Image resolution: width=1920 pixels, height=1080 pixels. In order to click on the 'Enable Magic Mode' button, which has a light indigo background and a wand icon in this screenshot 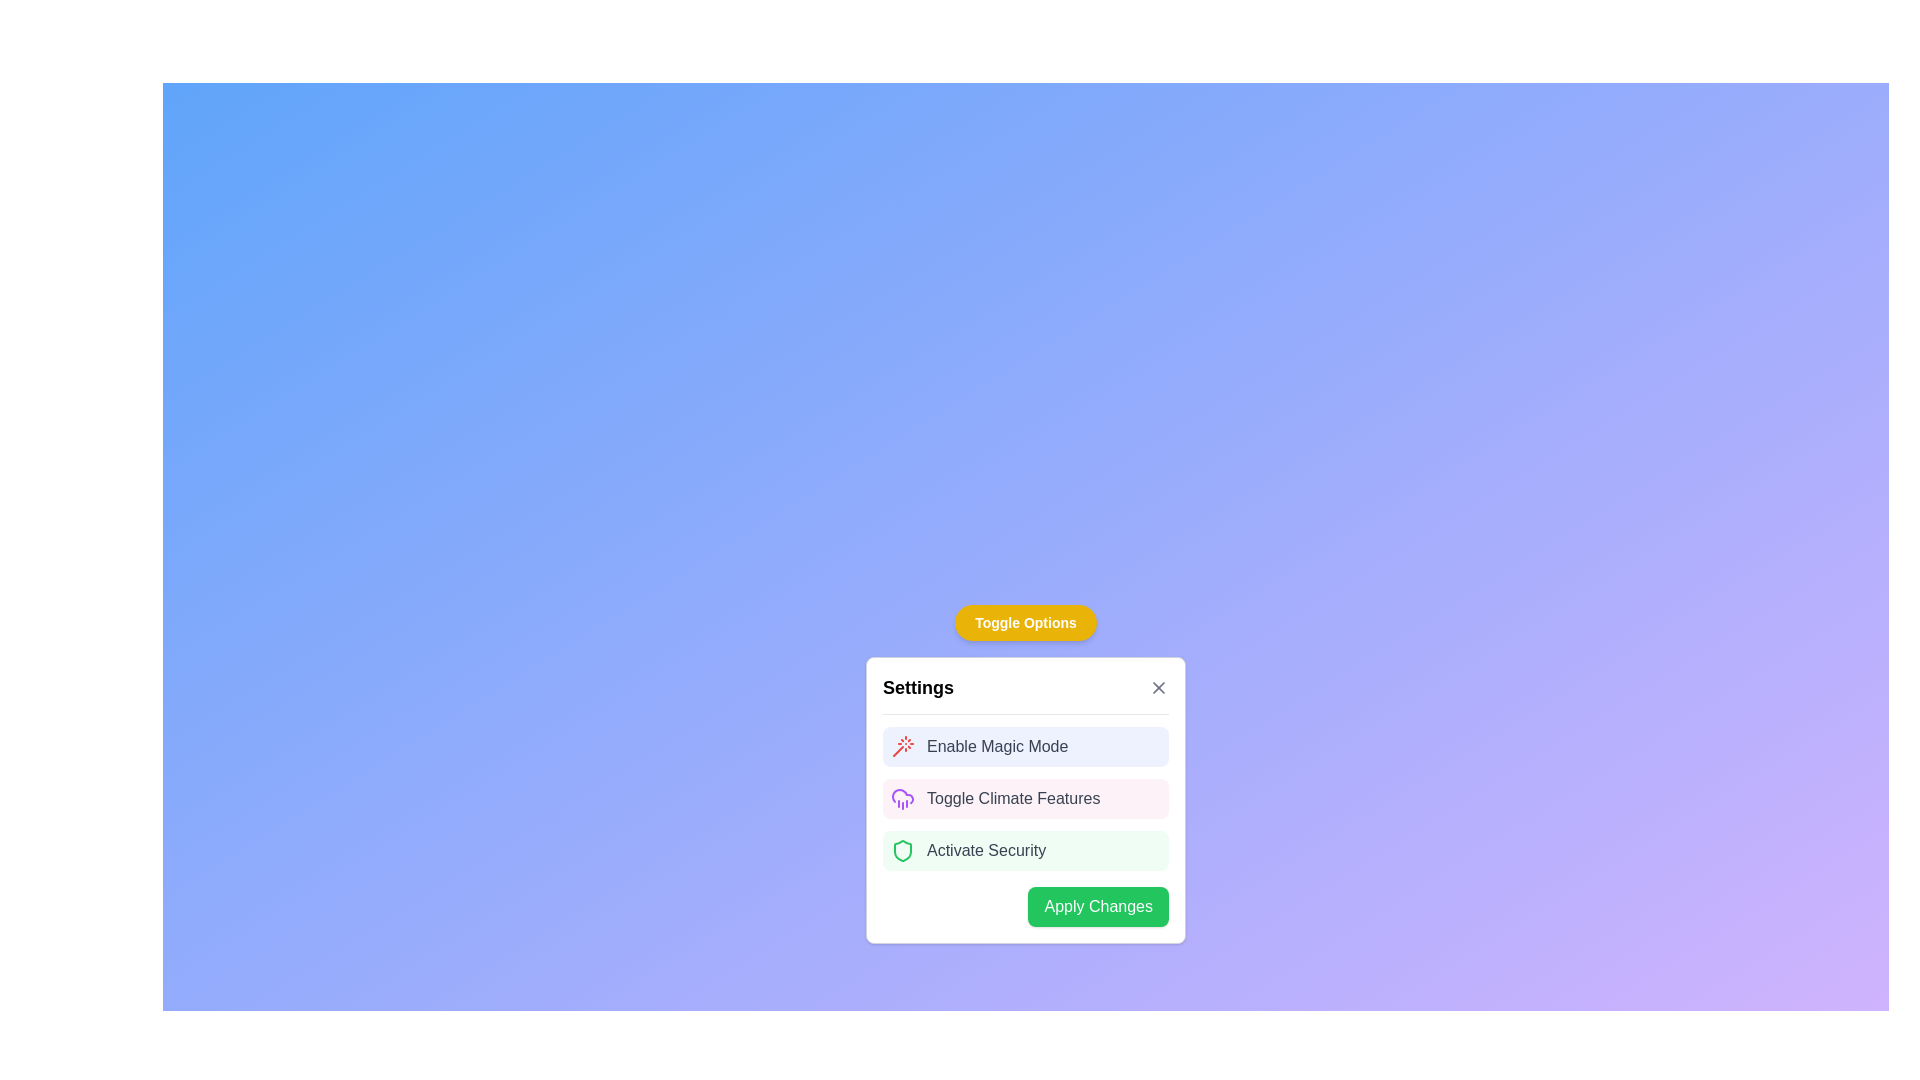, I will do `click(1026, 747)`.